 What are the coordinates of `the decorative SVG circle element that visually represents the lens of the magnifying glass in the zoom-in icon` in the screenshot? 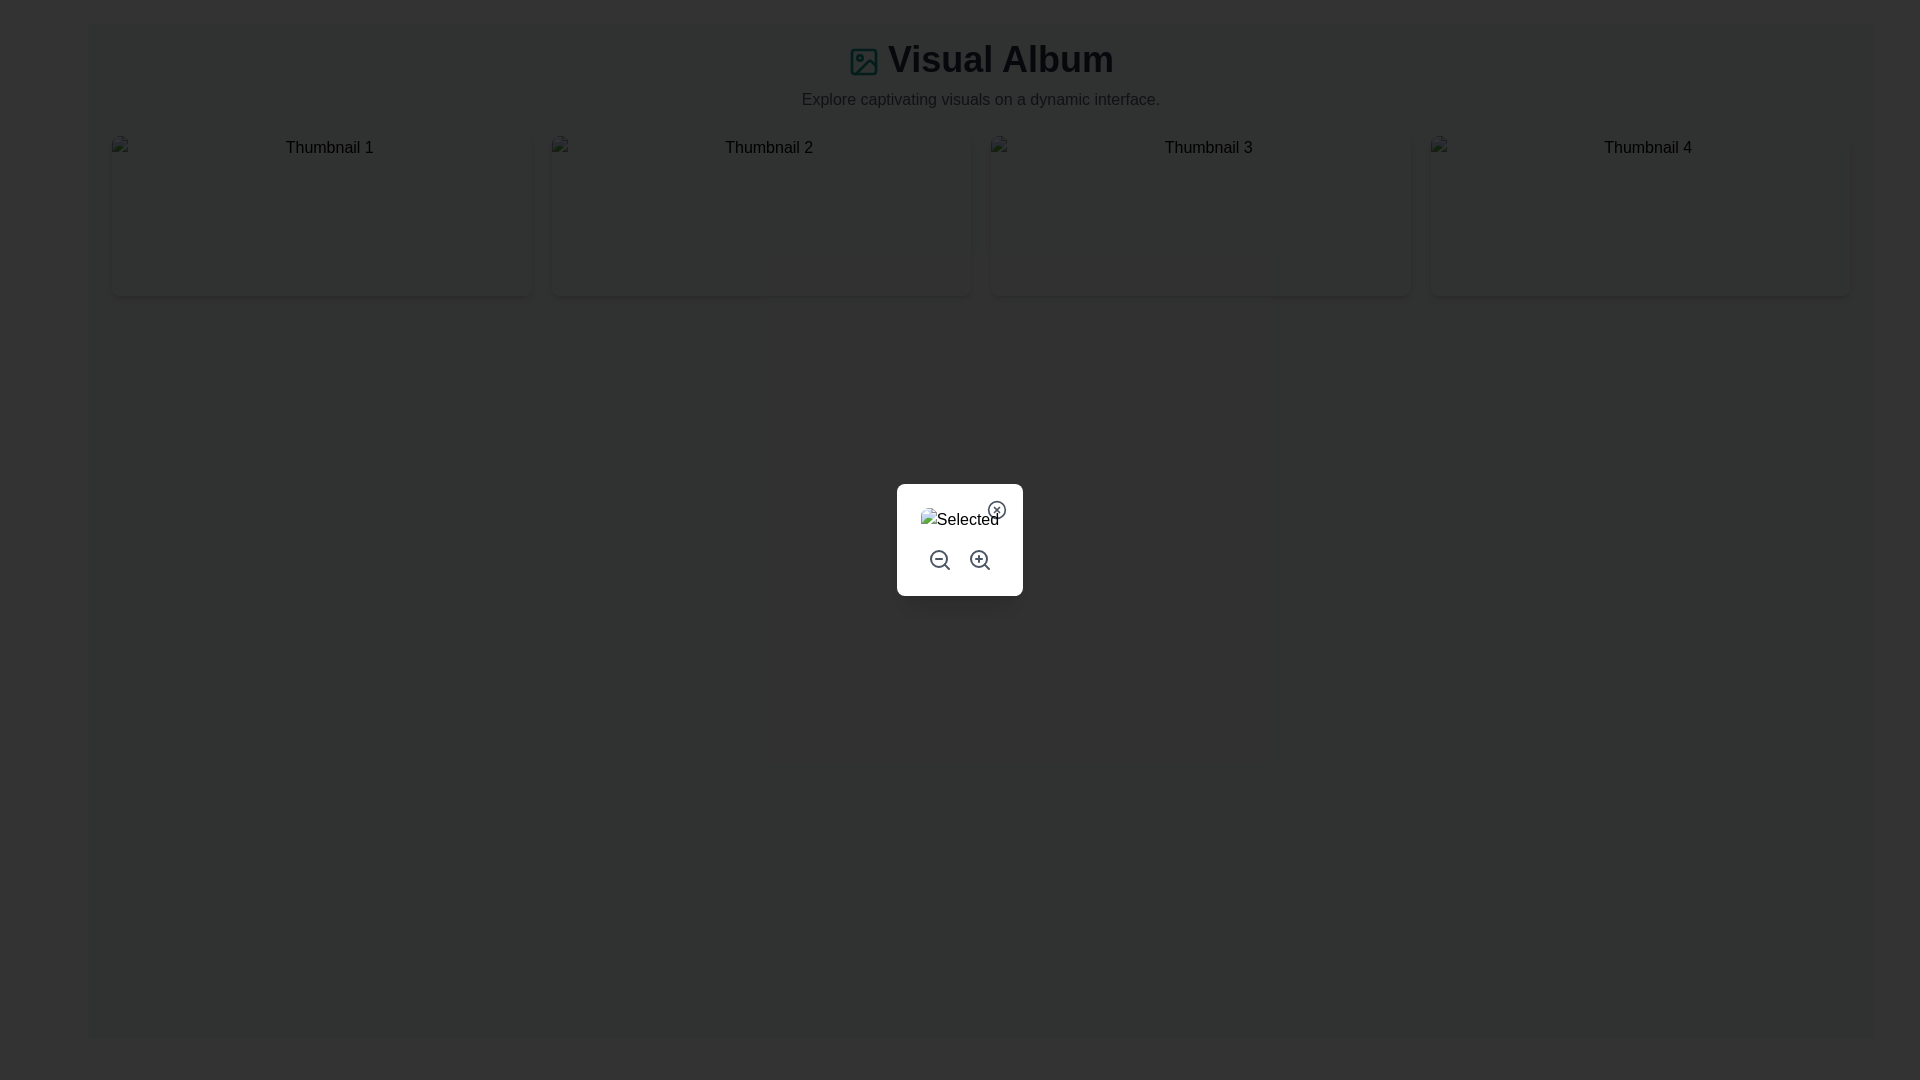 It's located at (979, 559).